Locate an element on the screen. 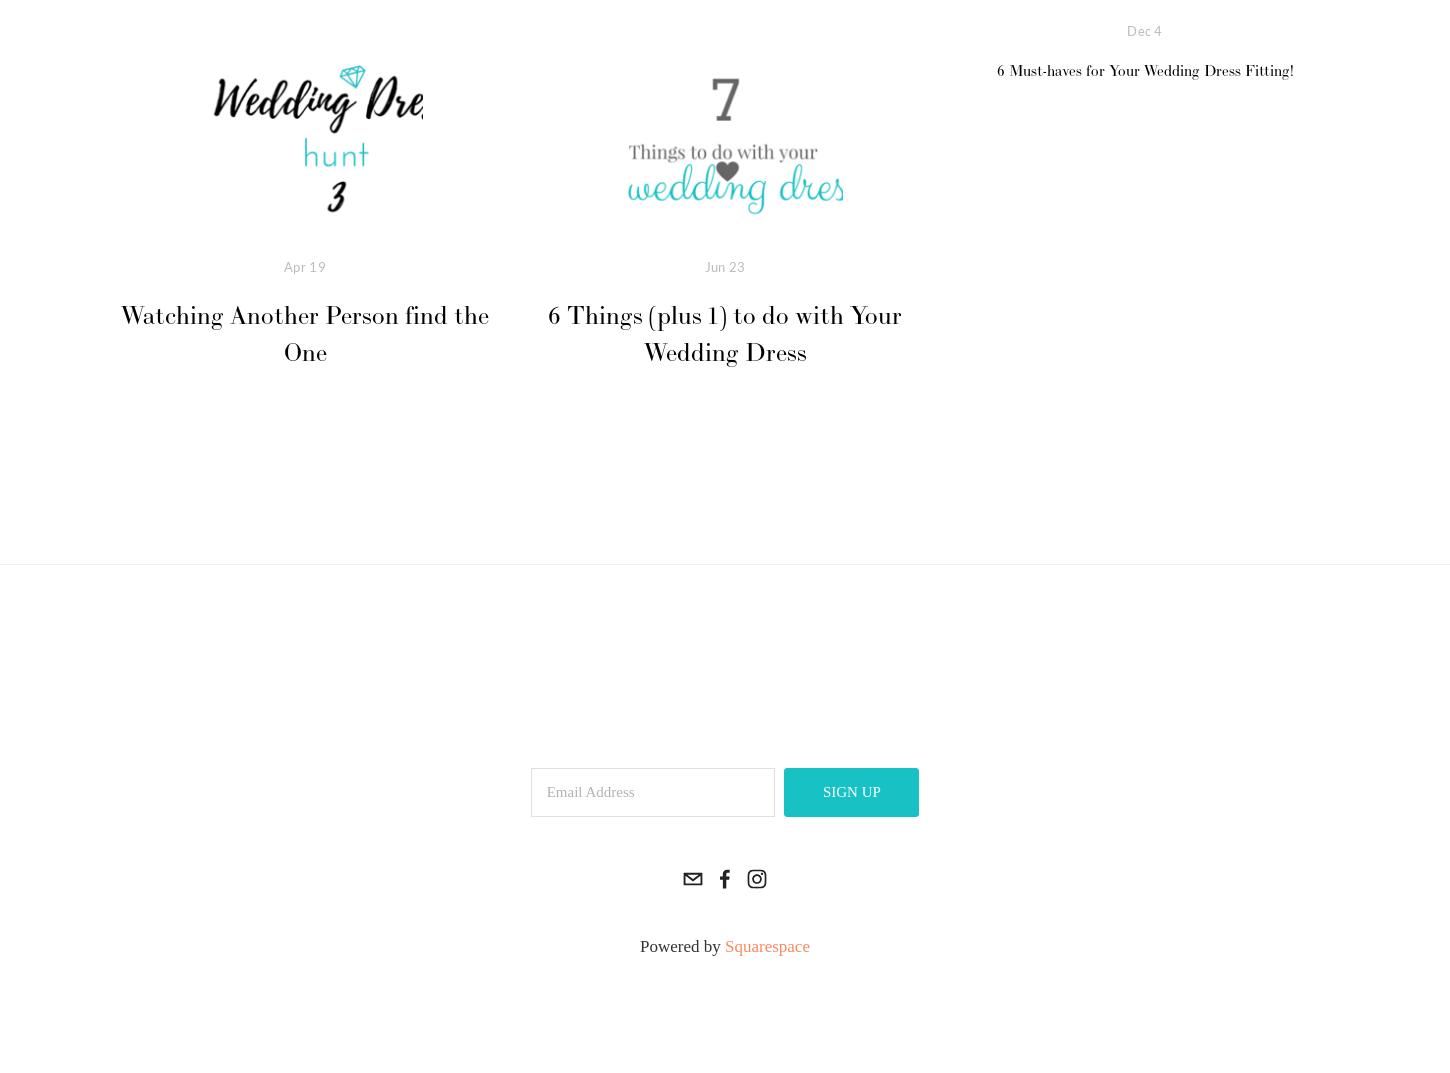  '4' is located at coordinates (1156, 29).